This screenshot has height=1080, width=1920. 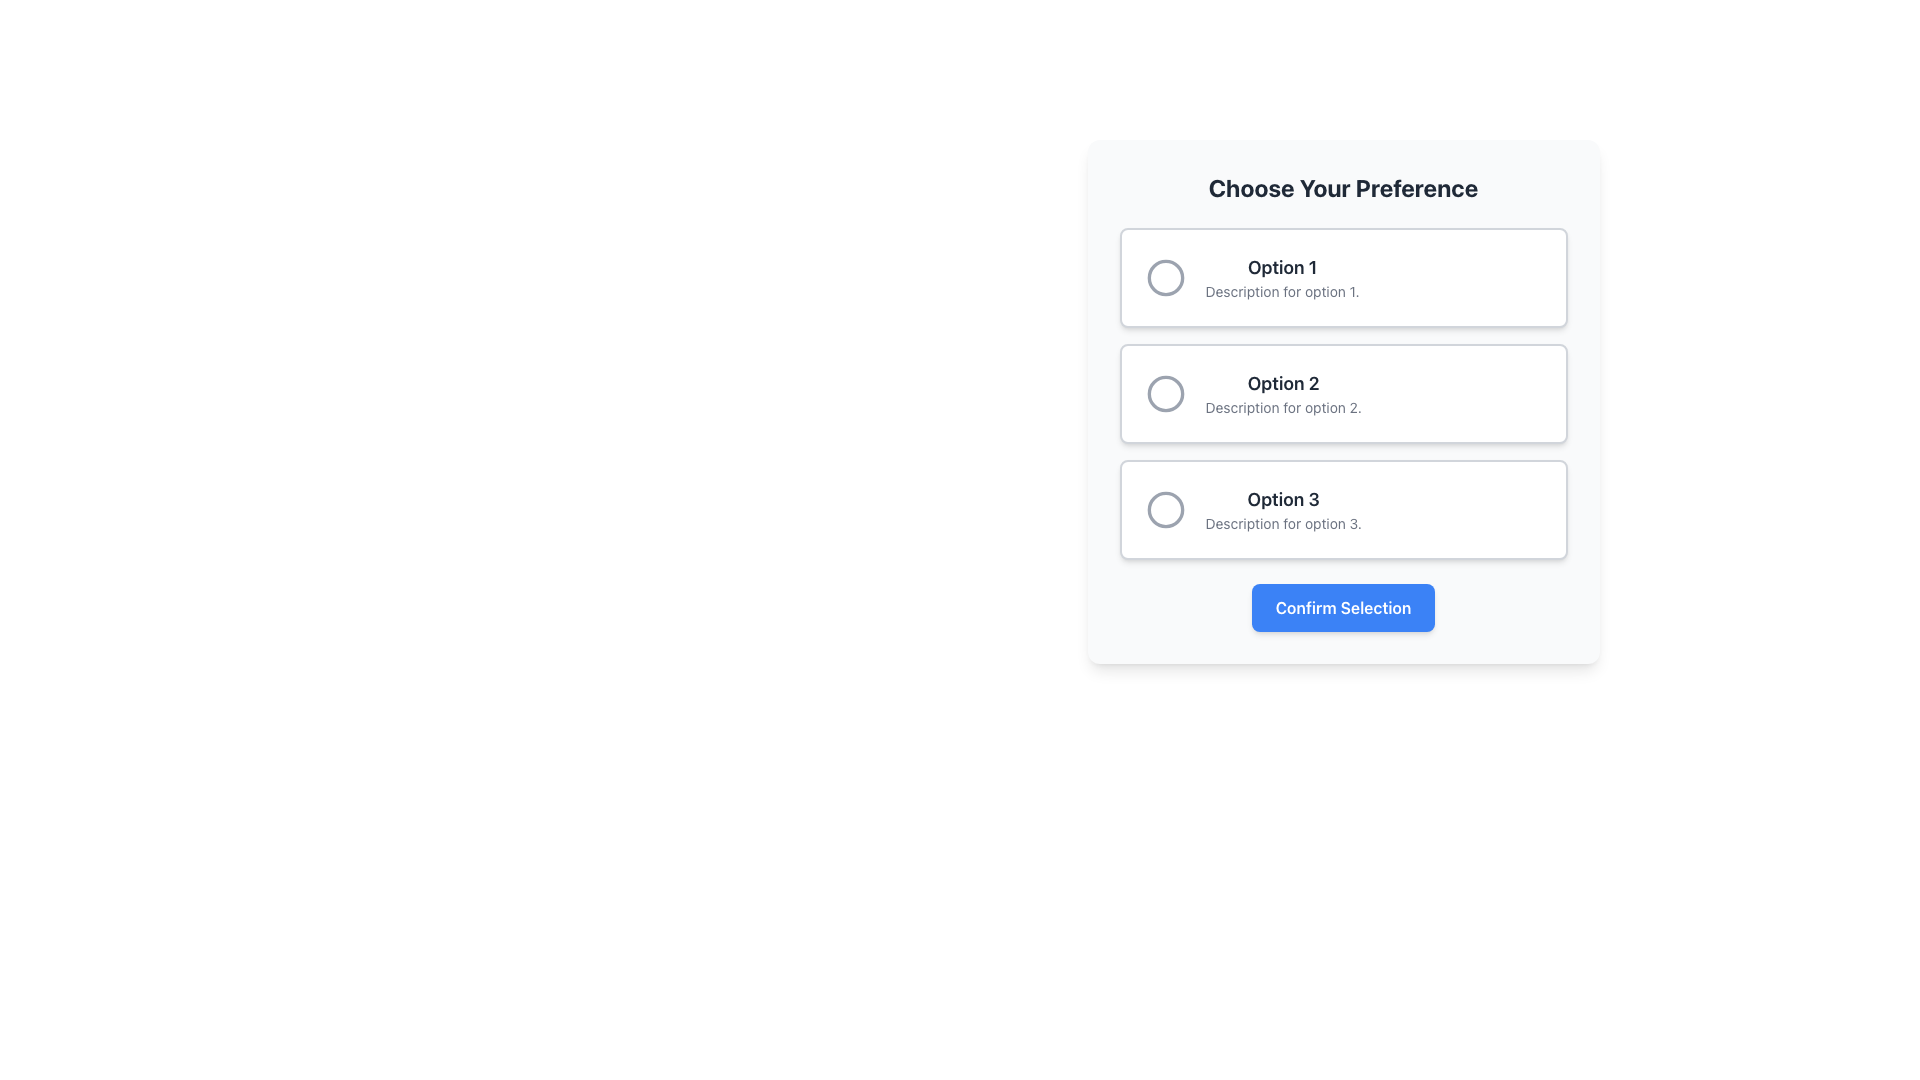 I want to click on the radio button indicator for 'Option 1' in the 'Choose Your Preference' list, so click(x=1165, y=277).